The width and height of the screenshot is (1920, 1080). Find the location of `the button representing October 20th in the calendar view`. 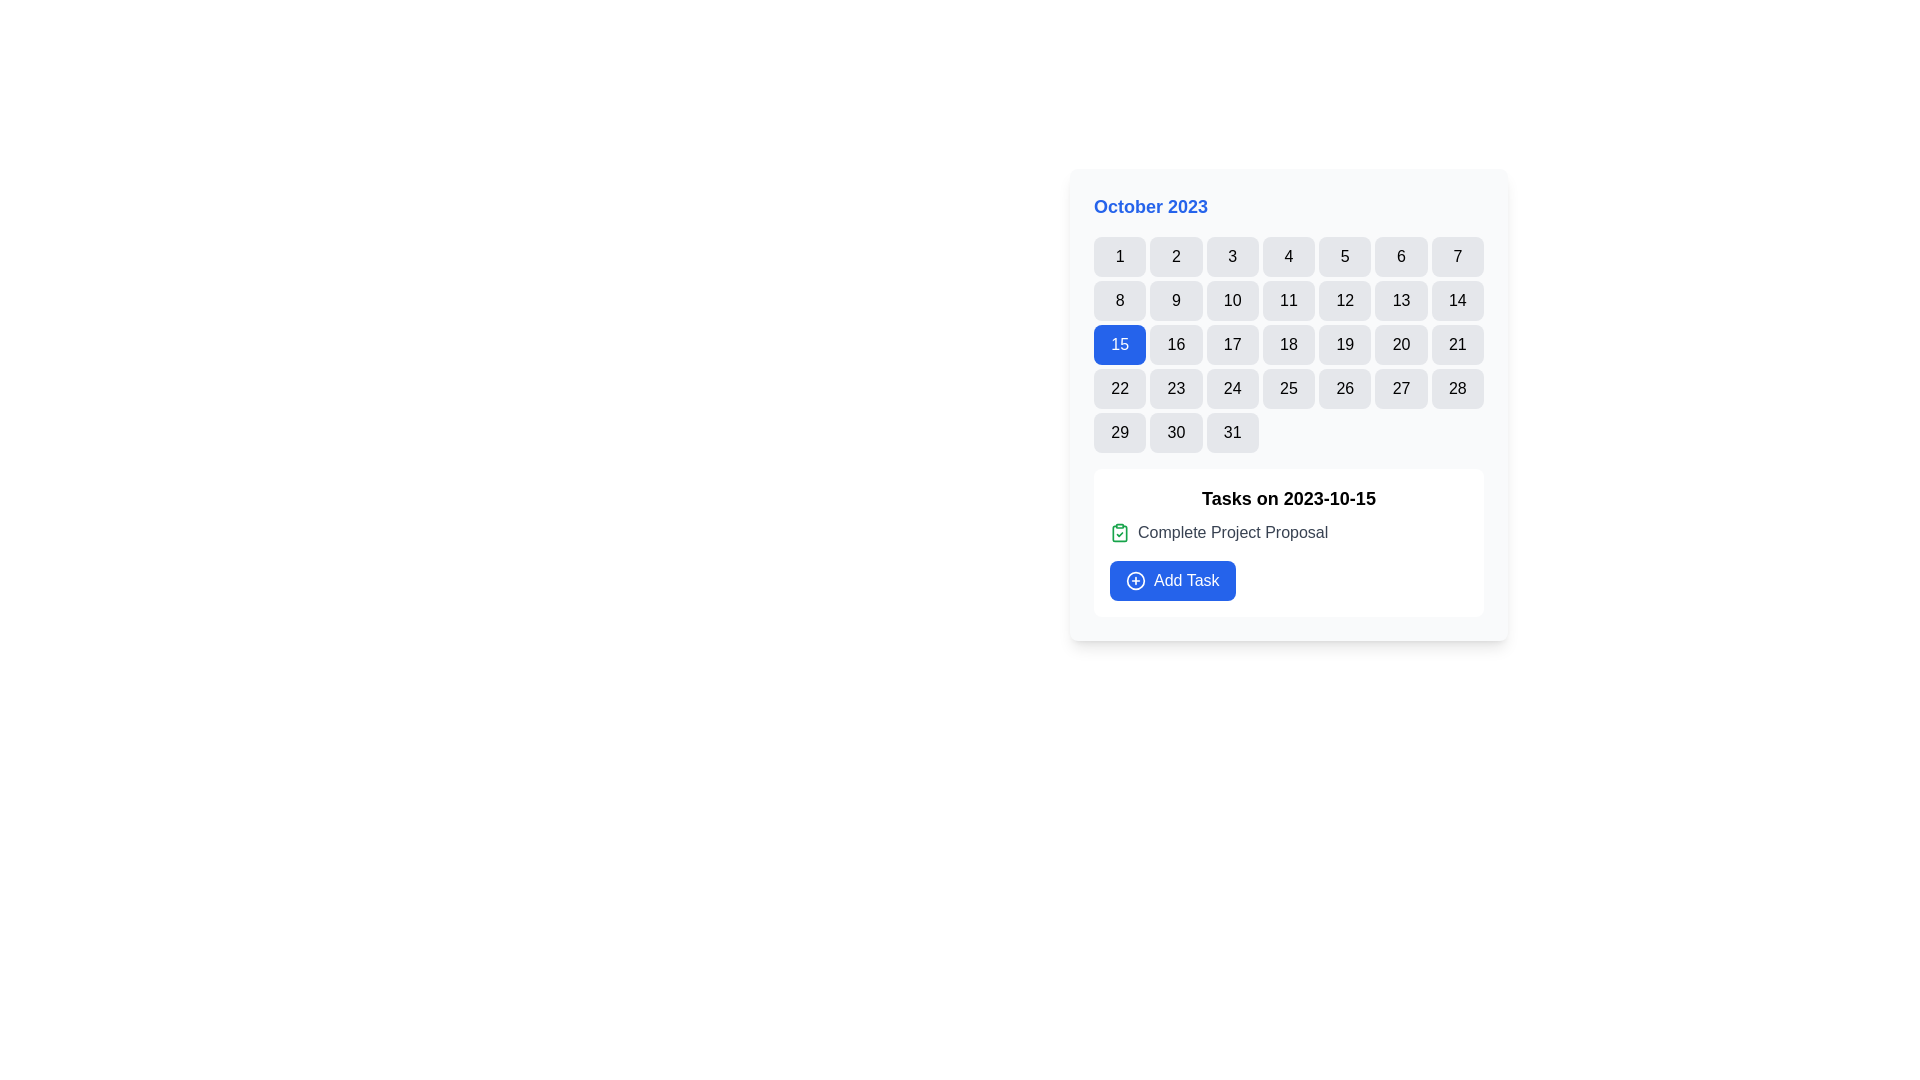

the button representing October 20th in the calendar view is located at coordinates (1400, 343).